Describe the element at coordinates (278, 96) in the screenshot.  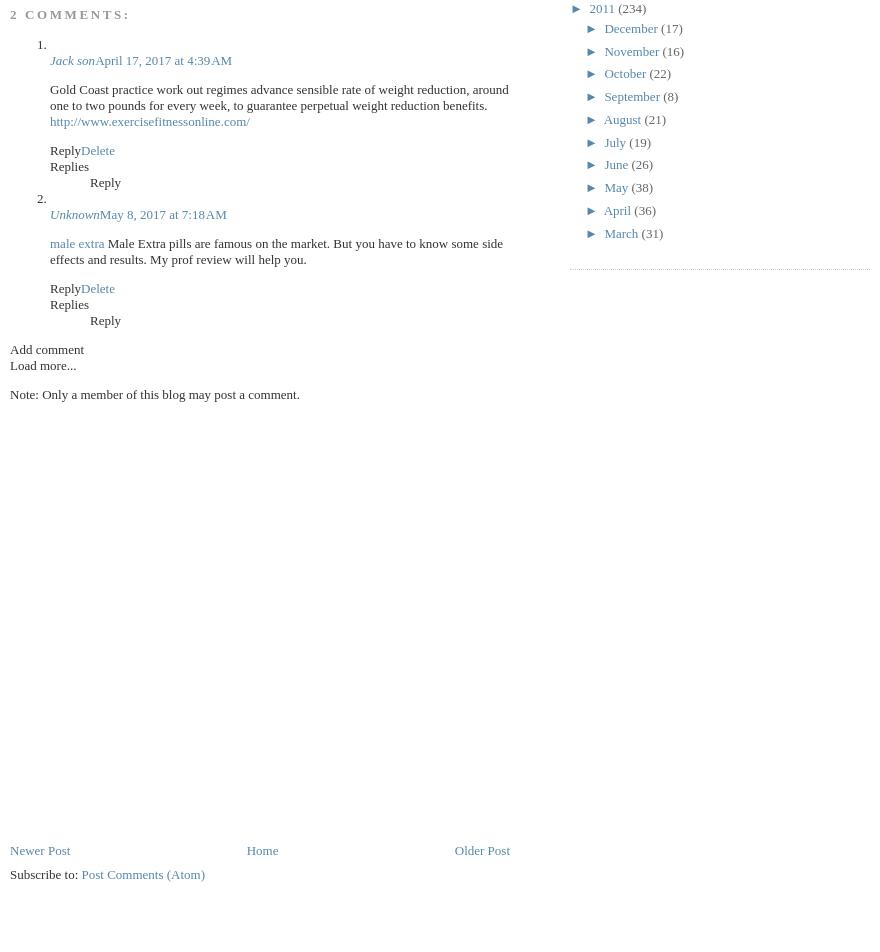
I see `'Gold Coast practice work out regimes advance sensible rate of weight reduction, around one to two pounds for every week, to guarantee perpetual weight reduction benefits.'` at that location.